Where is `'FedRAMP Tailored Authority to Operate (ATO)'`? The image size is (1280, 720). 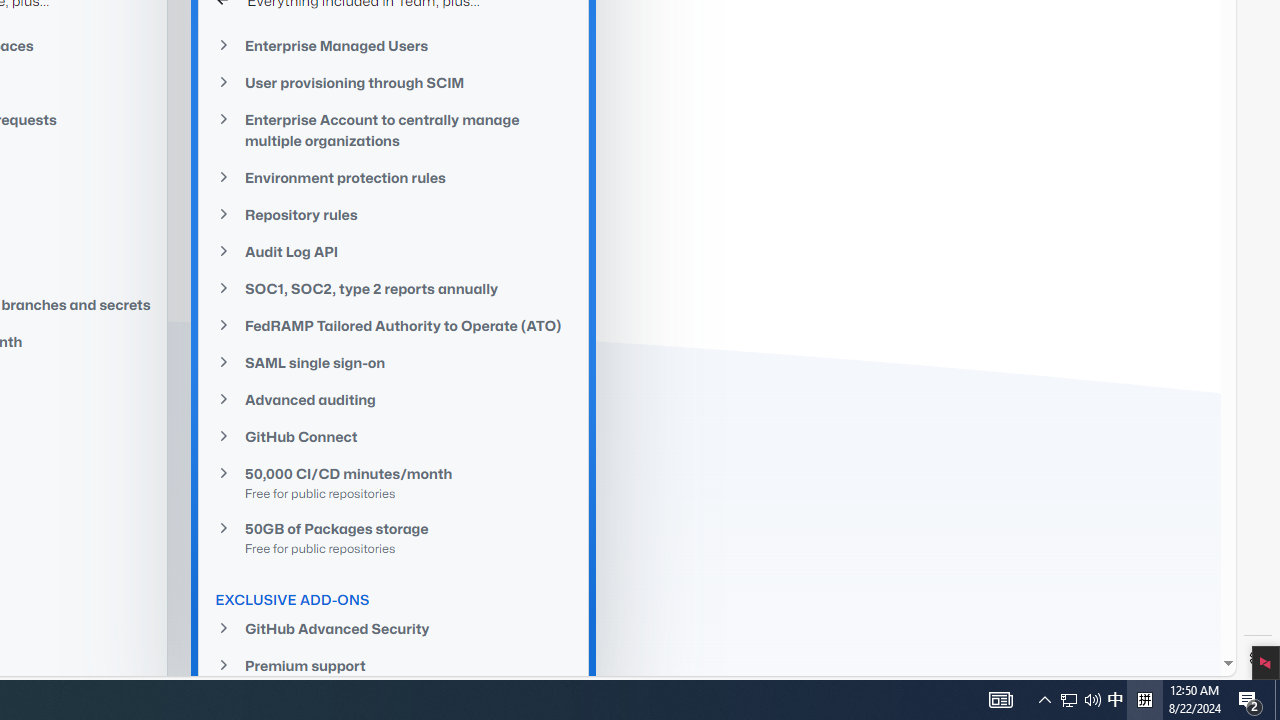 'FedRAMP Tailored Authority to Operate (ATO)' is located at coordinates (394, 324).